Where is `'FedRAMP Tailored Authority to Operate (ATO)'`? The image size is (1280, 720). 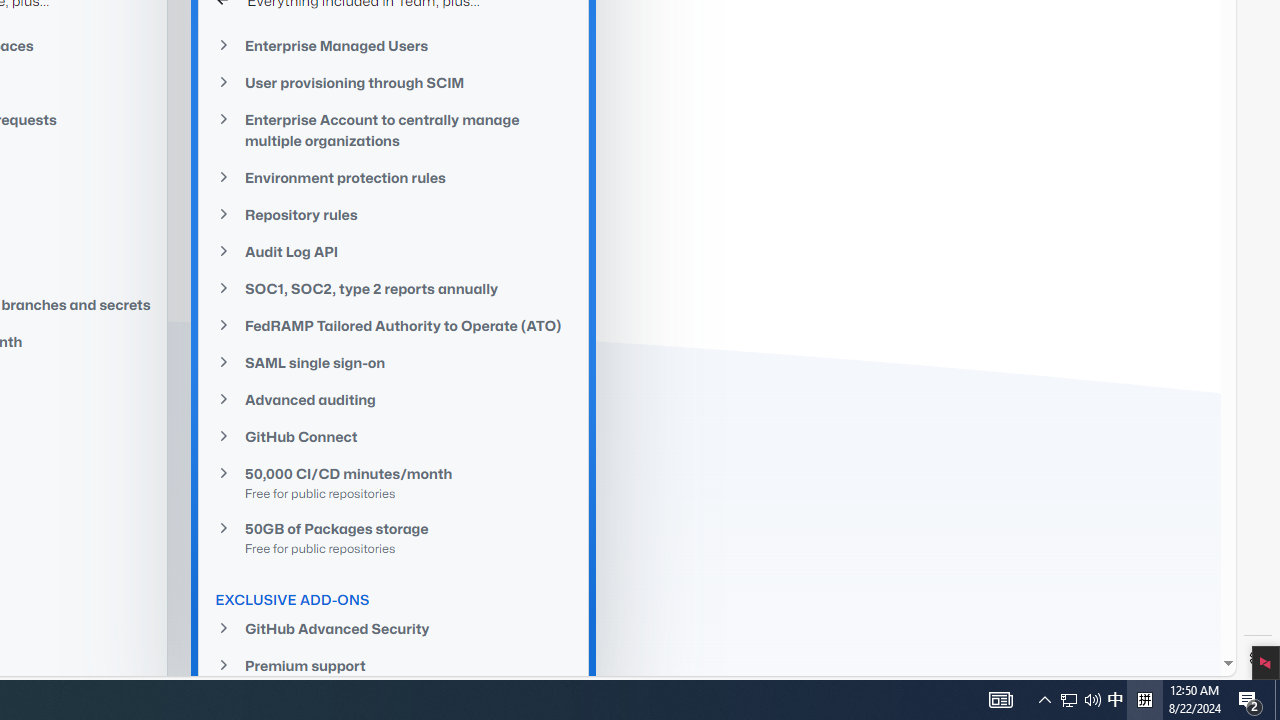 'FedRAMP Tailored Authority to Operate (ATO)' is located at coordinates (394, 324).